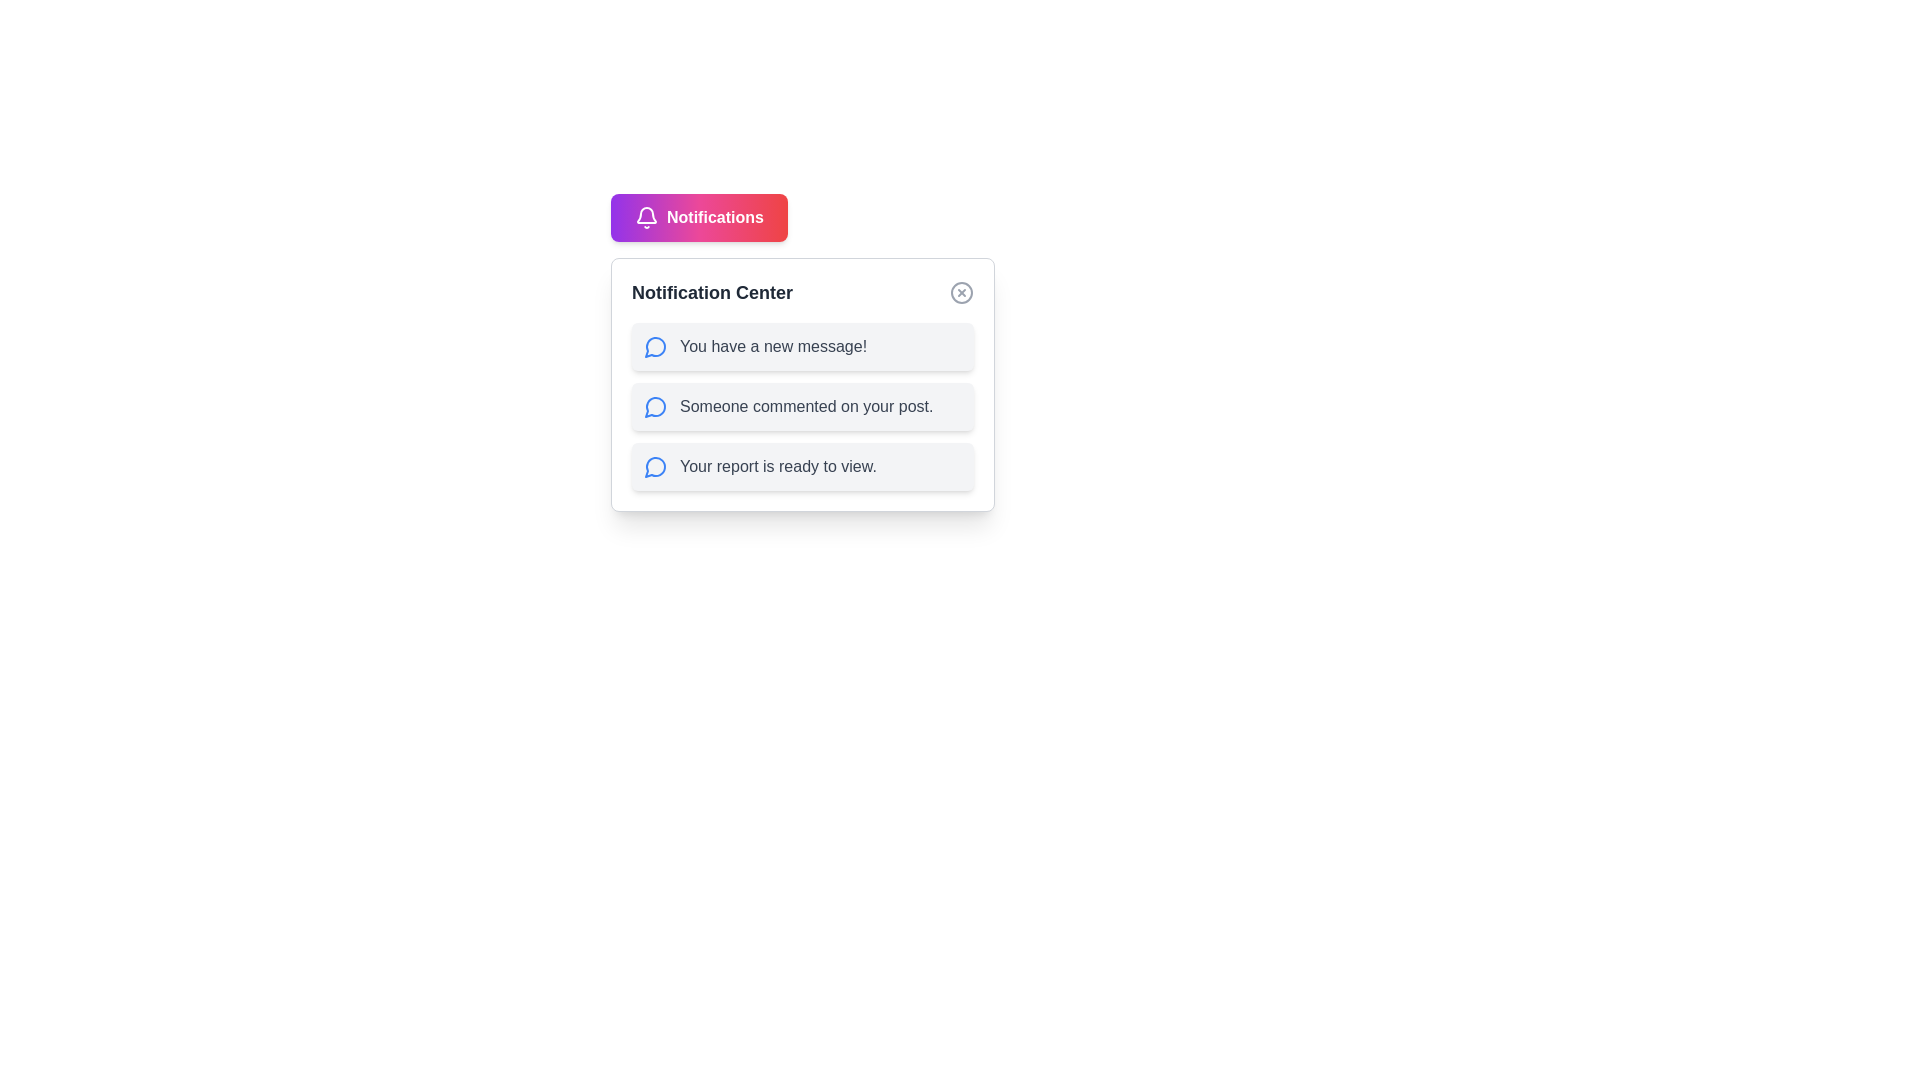 The height and width of the screenshot is (1080, 1920). What do you see at coordinates (802, 385) in the screenshot?
I see `a notification item within the 'Notification Center' popup notification panel which is a rectangular white card with rounded corners` at bounding box center [802, 385].